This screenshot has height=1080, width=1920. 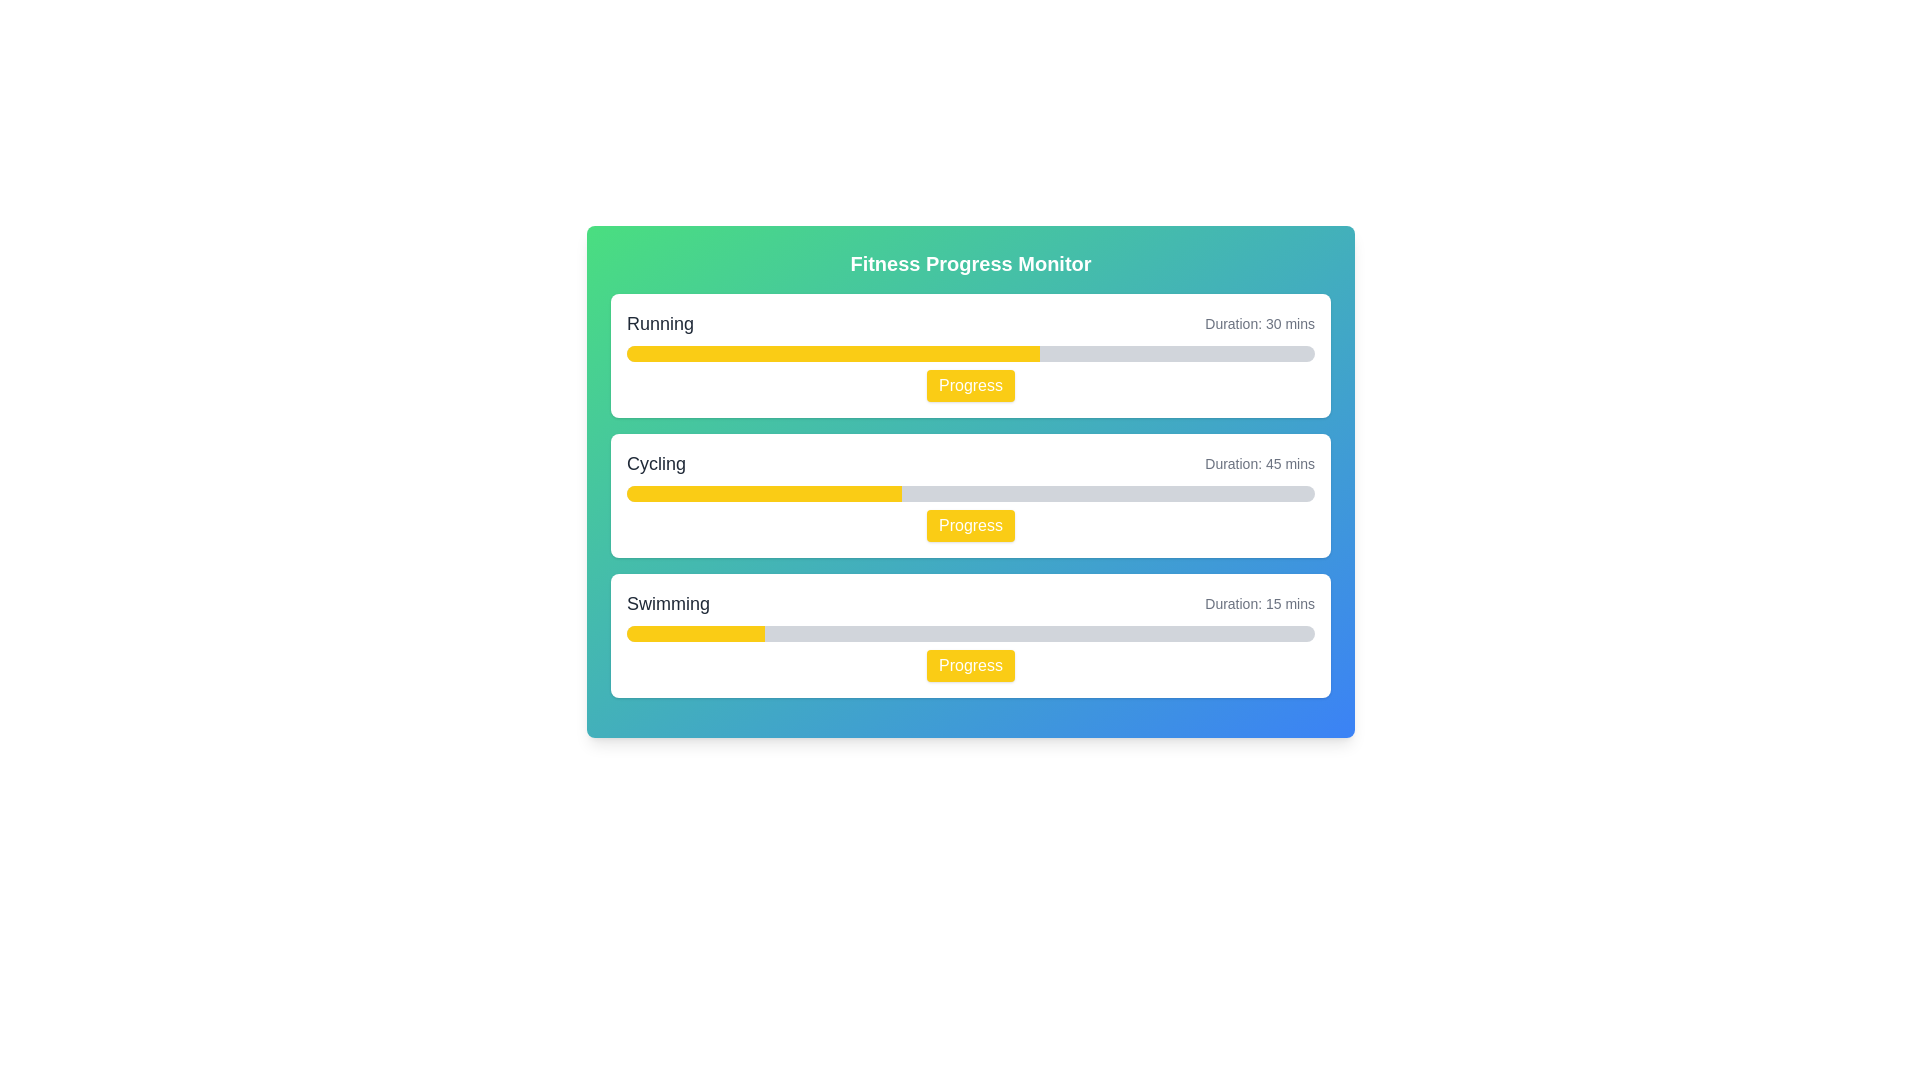 What do you see at coordinates (1259, 323) in the screenshot?
I see `text displayed in the 'Running' section's duration label, which is positioned to the far right of the progress bar and the action button labeled 'Progress'` at bounding box center [1259, 323].